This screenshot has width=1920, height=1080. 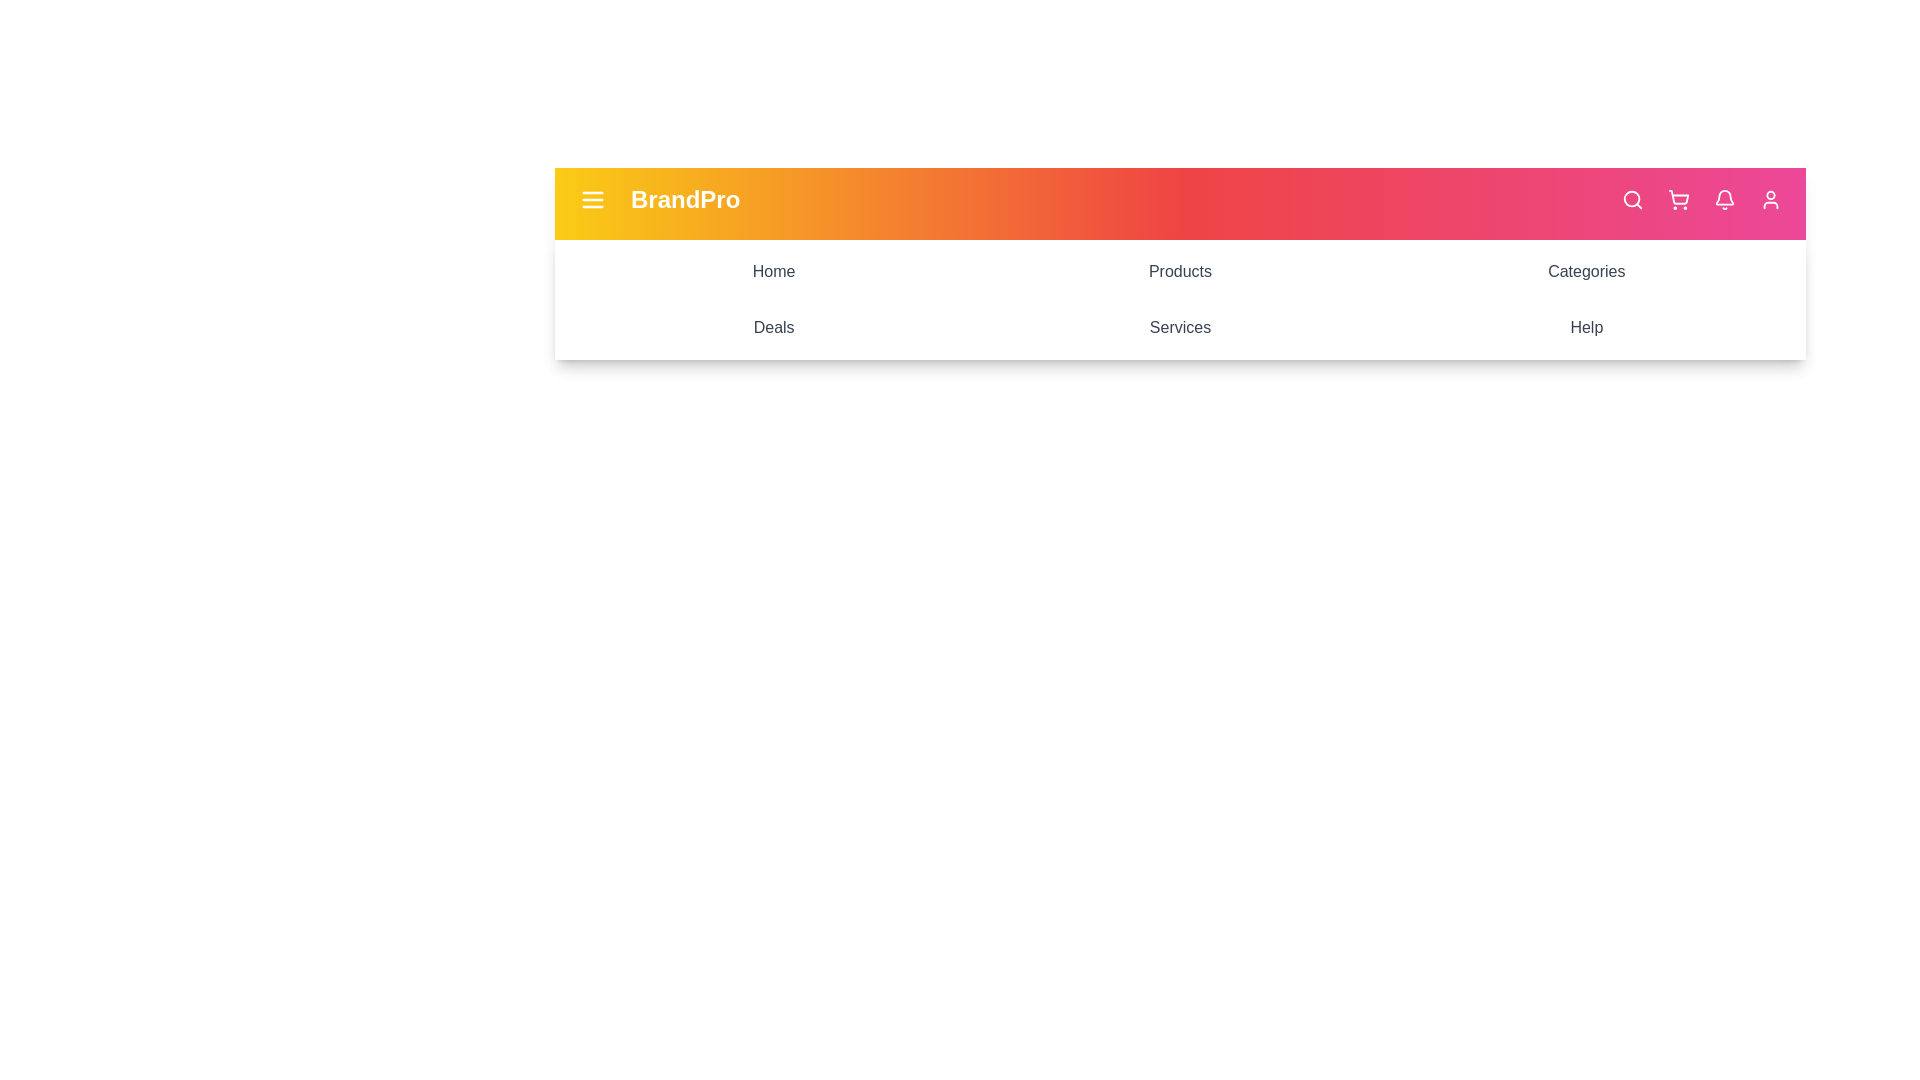 What do you see at coordinates (1584, 272) in the screenshot?
I see `the menu item labeled Categories to navigate to its section` at bounding box center [1584, 272].